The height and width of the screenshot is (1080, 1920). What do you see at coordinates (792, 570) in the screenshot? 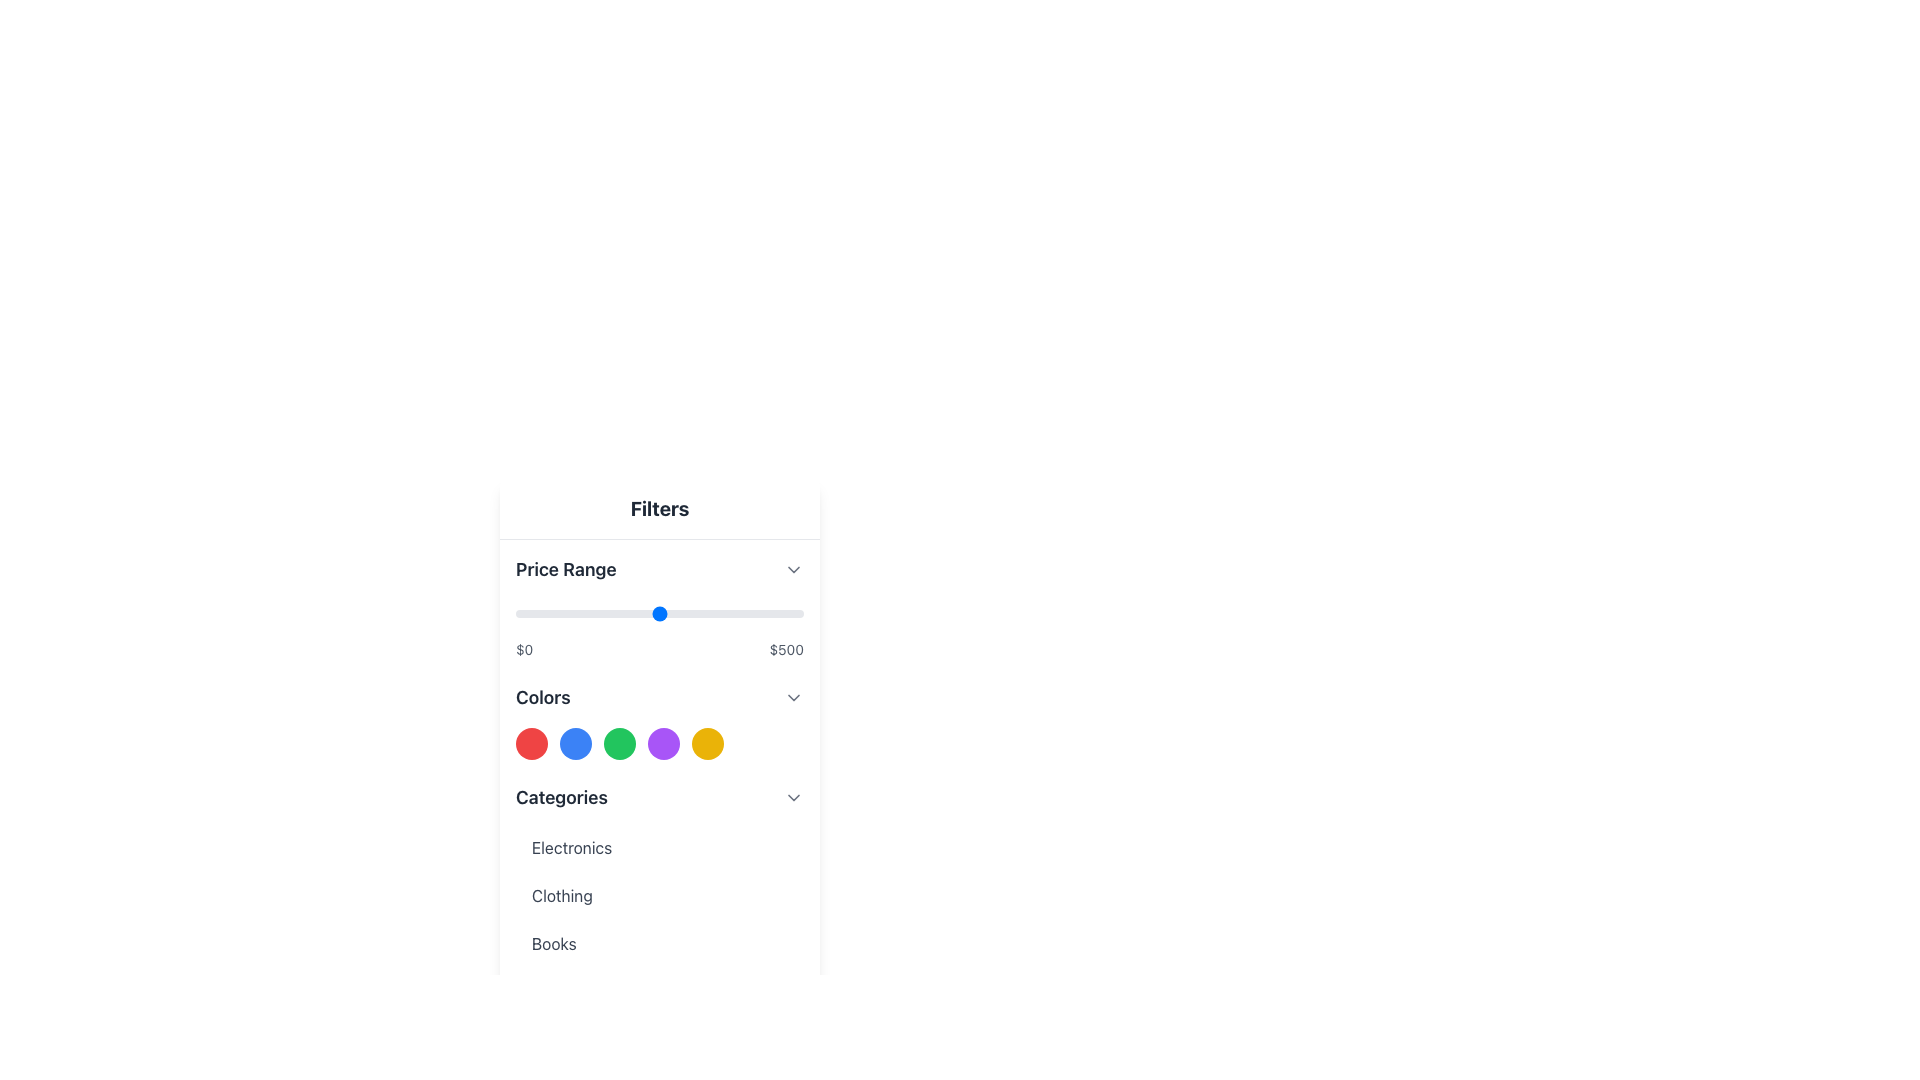
I see `the downward pointing chevron icon located at the far-right of the 'Price Range' section` at bounding box center [792, 570].